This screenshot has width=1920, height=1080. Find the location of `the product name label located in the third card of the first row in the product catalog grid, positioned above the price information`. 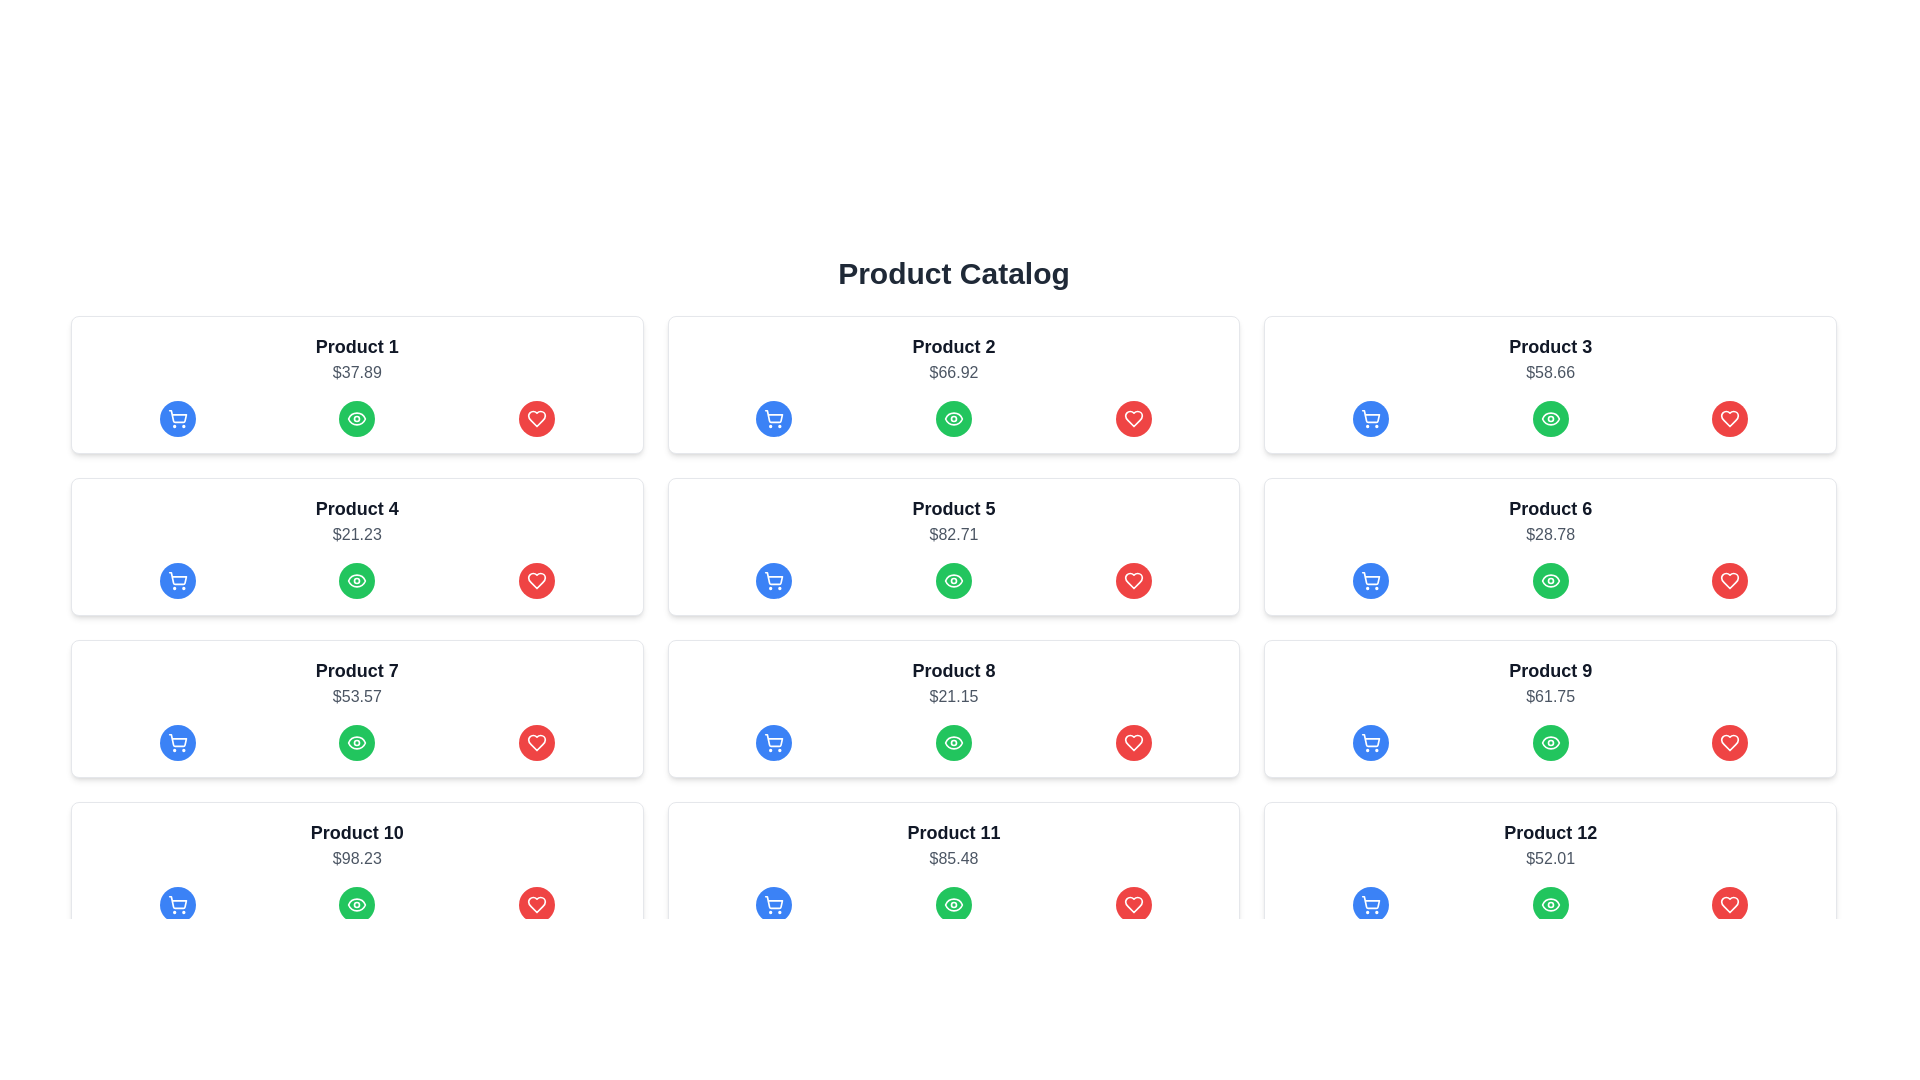

the product name label located in the third card of the first row in the product catalog grid, positioned above the price information is located at coordinates (1549, 346).